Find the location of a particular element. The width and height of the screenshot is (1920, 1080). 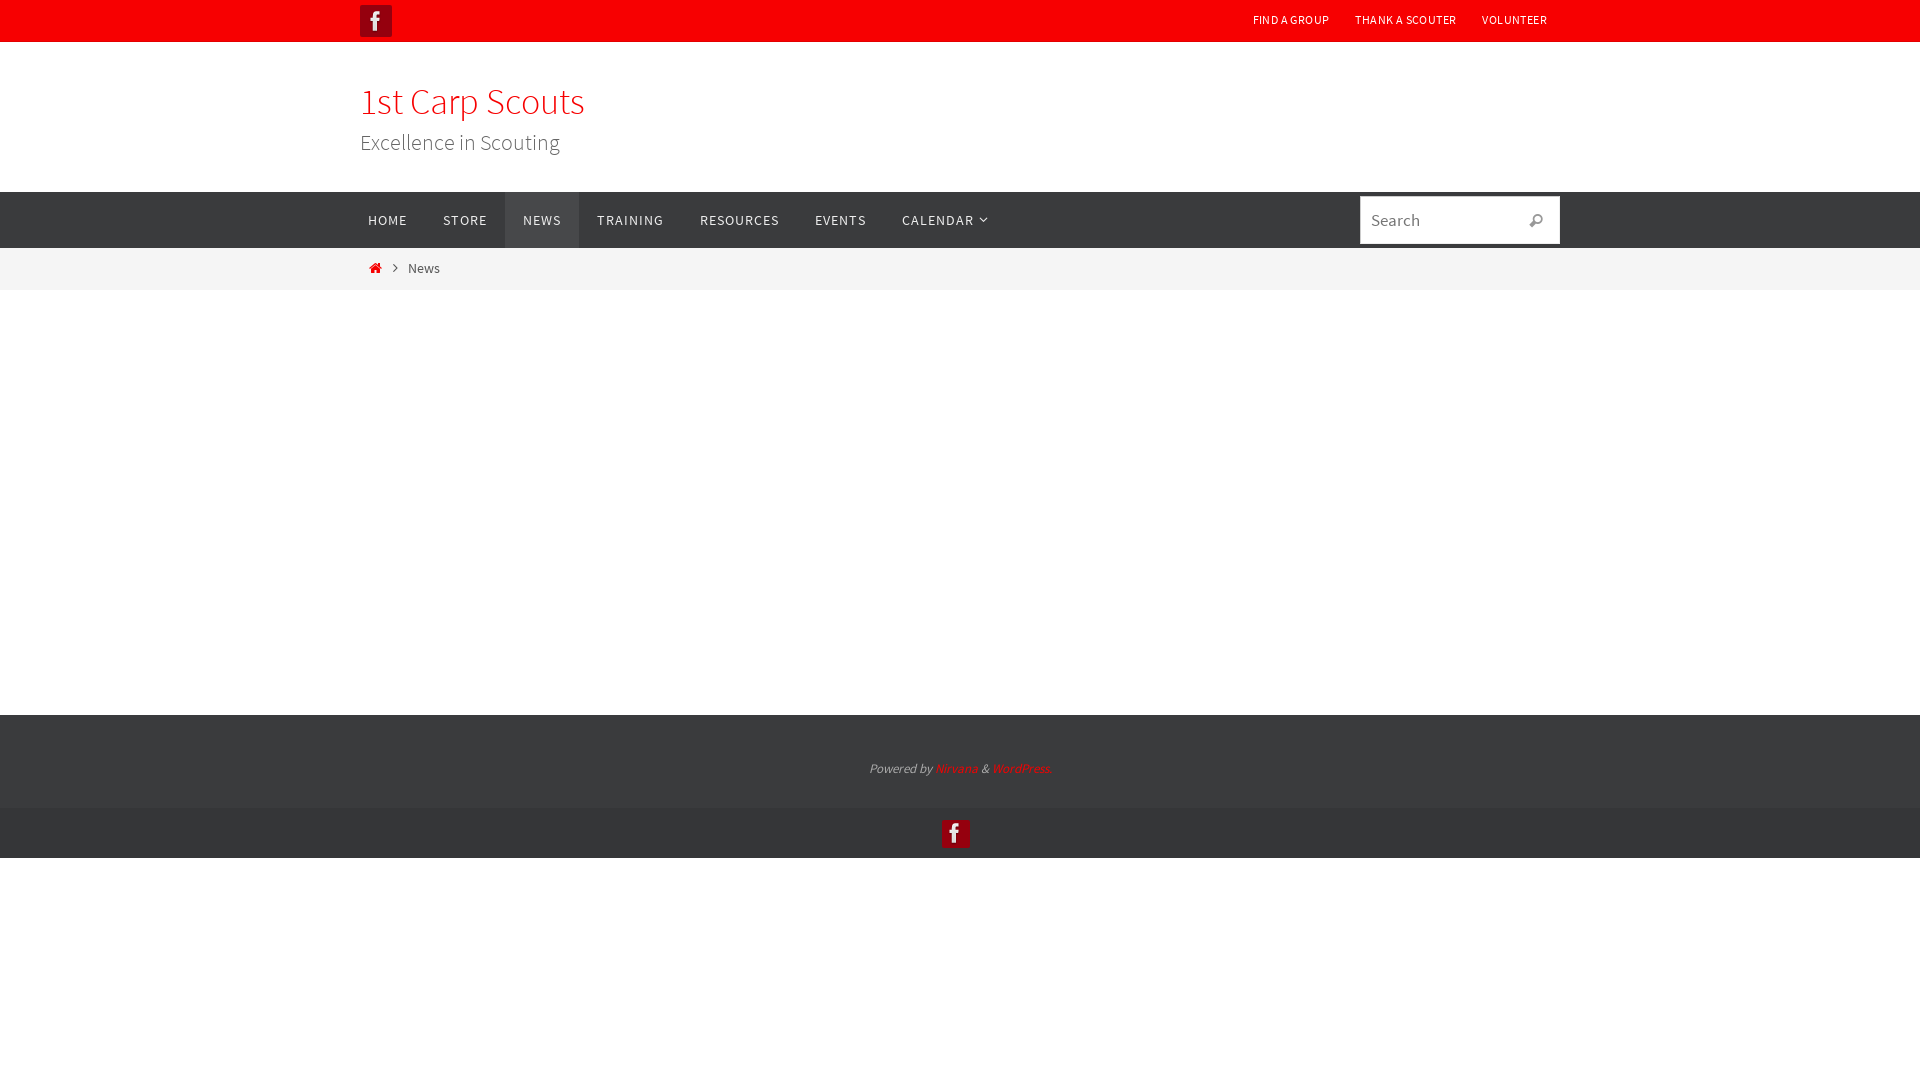

'NEWS' is located at coordinates (542, 219).